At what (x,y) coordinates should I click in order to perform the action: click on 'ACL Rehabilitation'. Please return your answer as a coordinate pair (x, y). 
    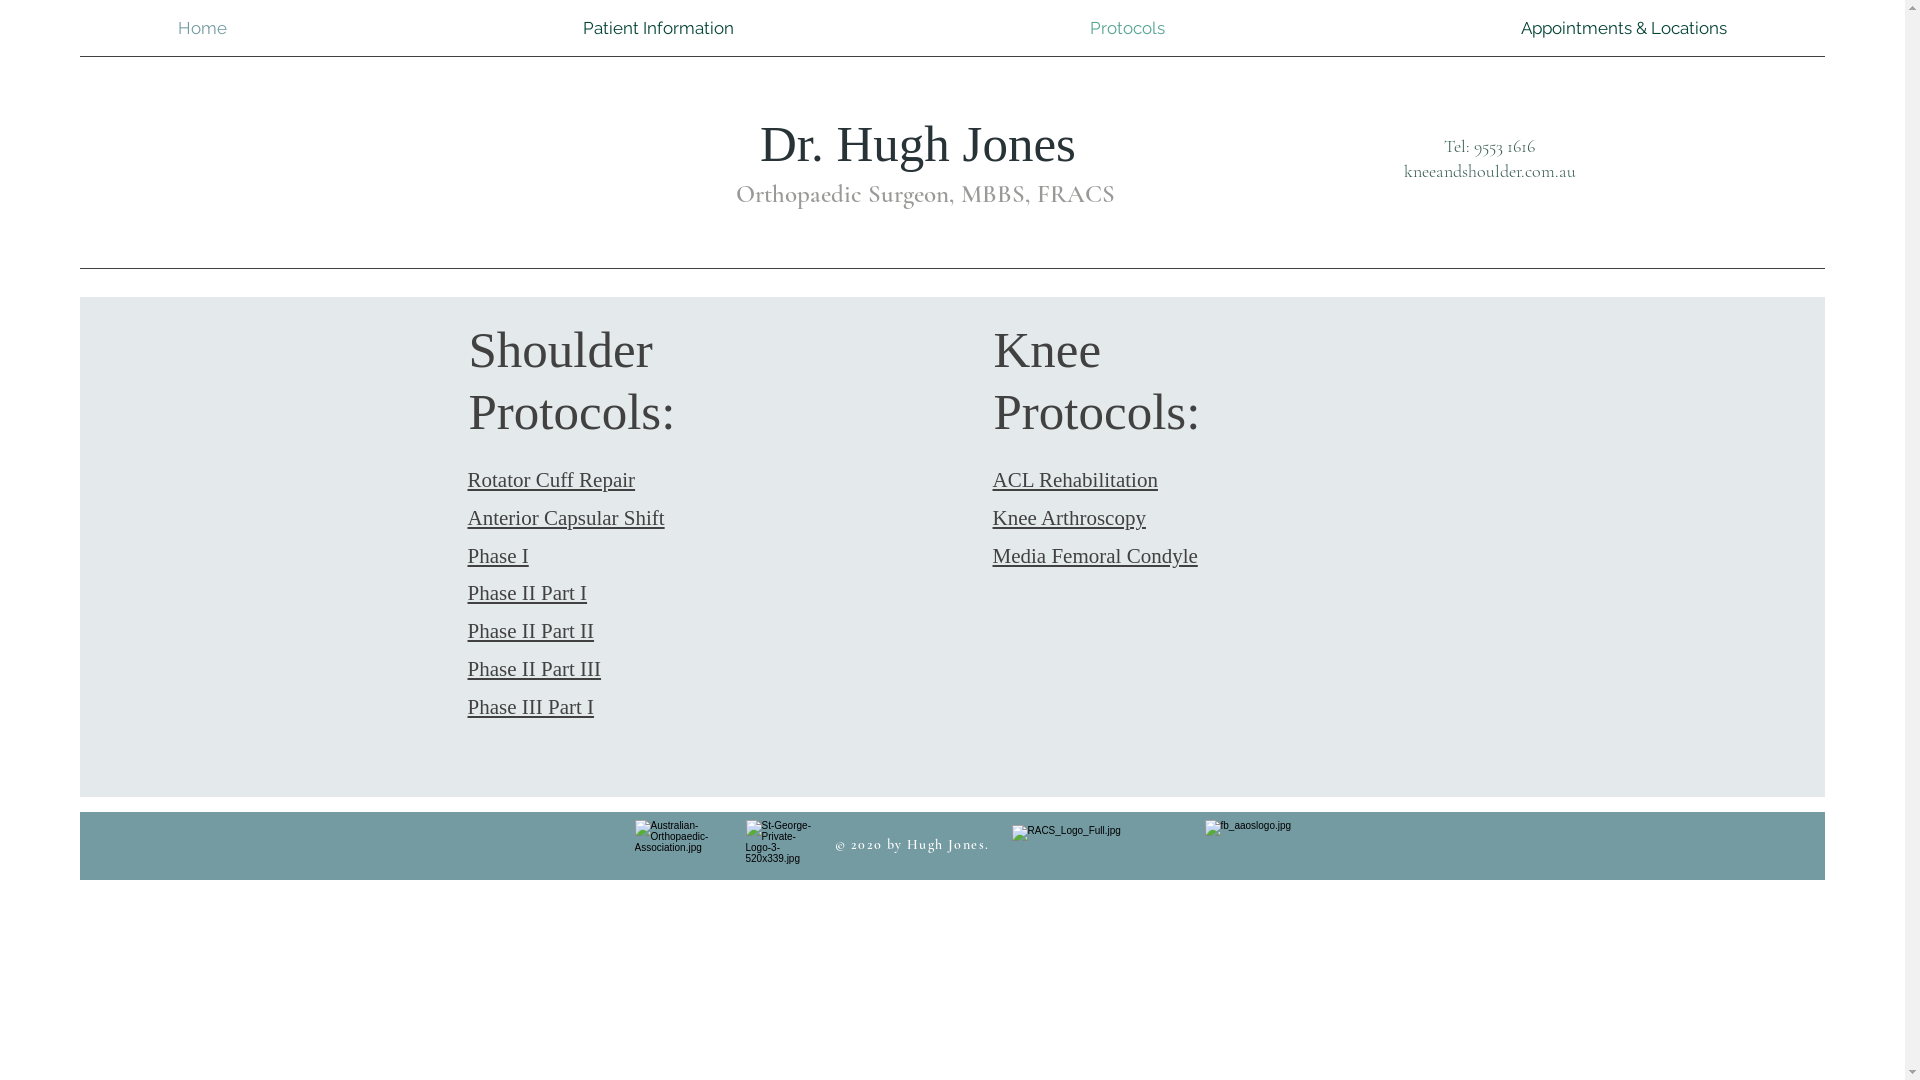
    Looking at the image, I should click on (1073, 479).